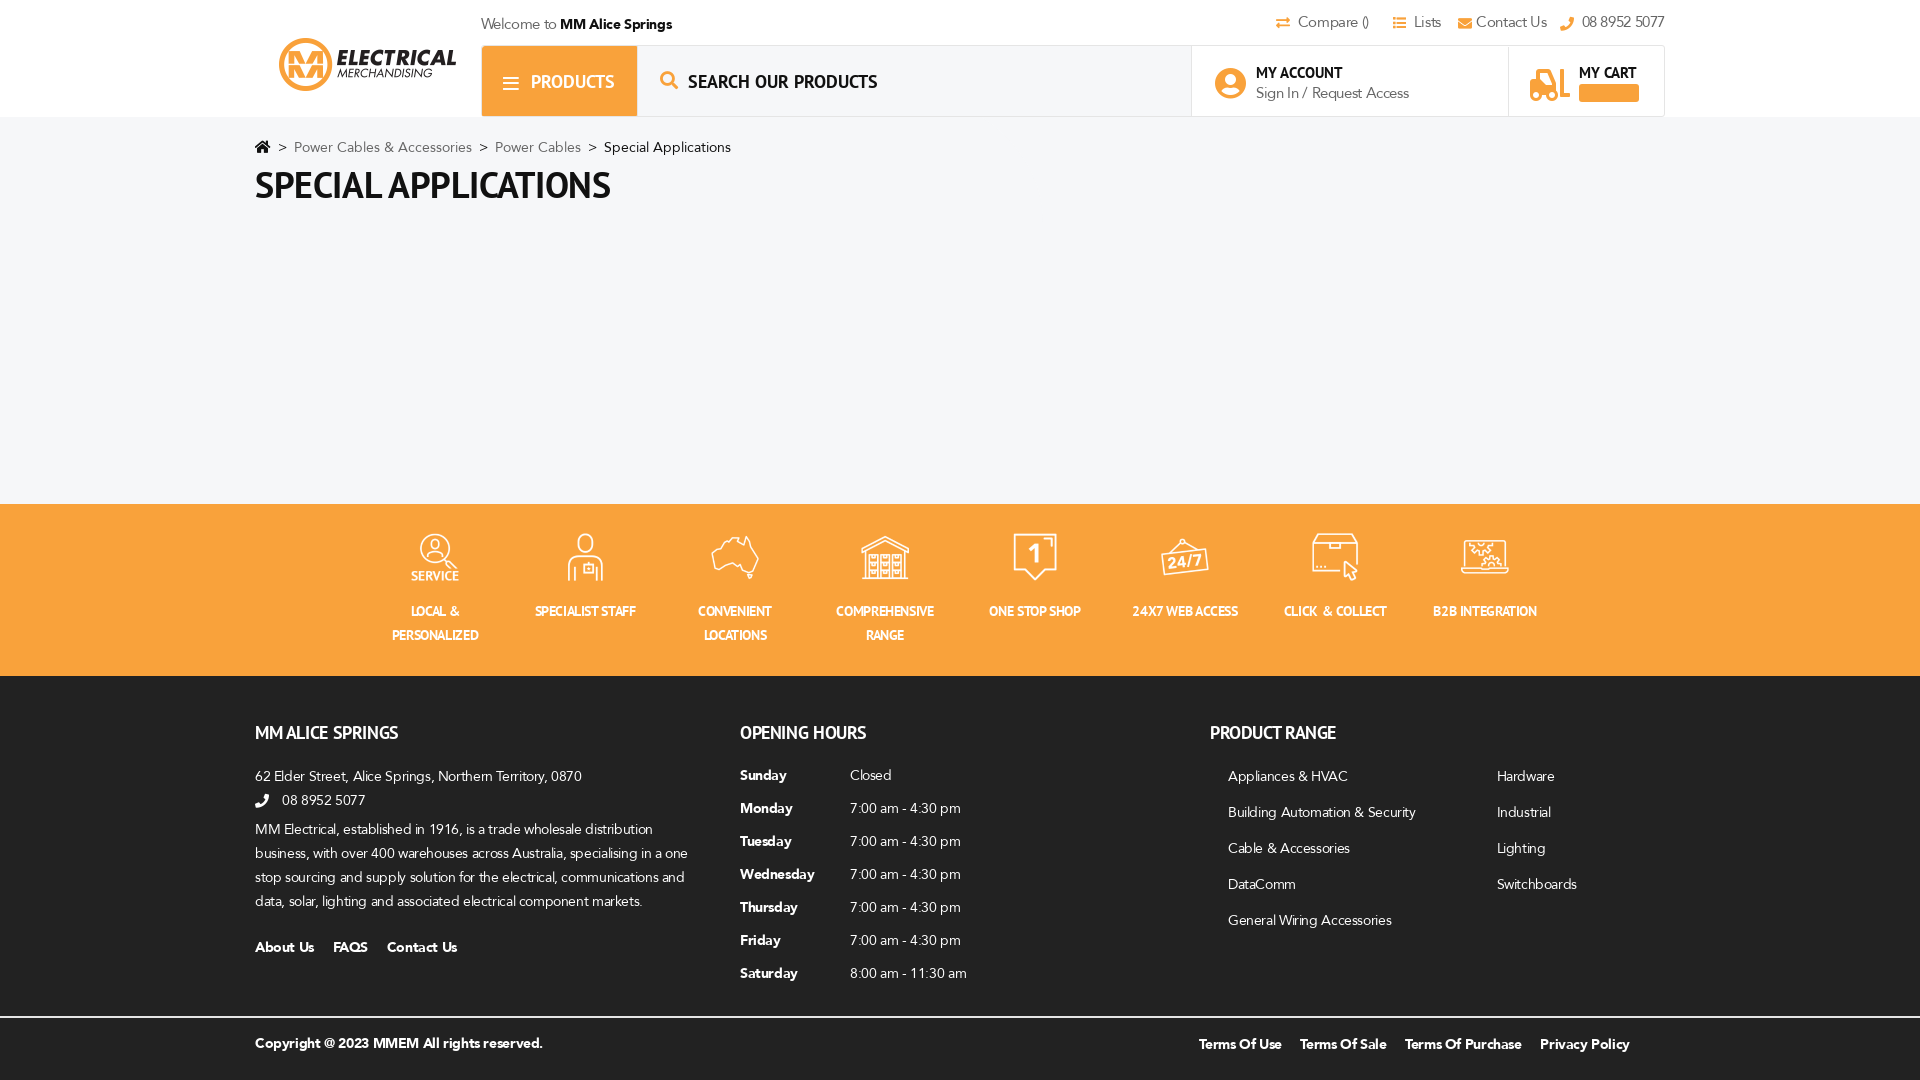 This screenshot has width=1920, height=1080. Describe the element at coordinates (539, 146) in the screenshot. I see `'Power Cables'` at that location.